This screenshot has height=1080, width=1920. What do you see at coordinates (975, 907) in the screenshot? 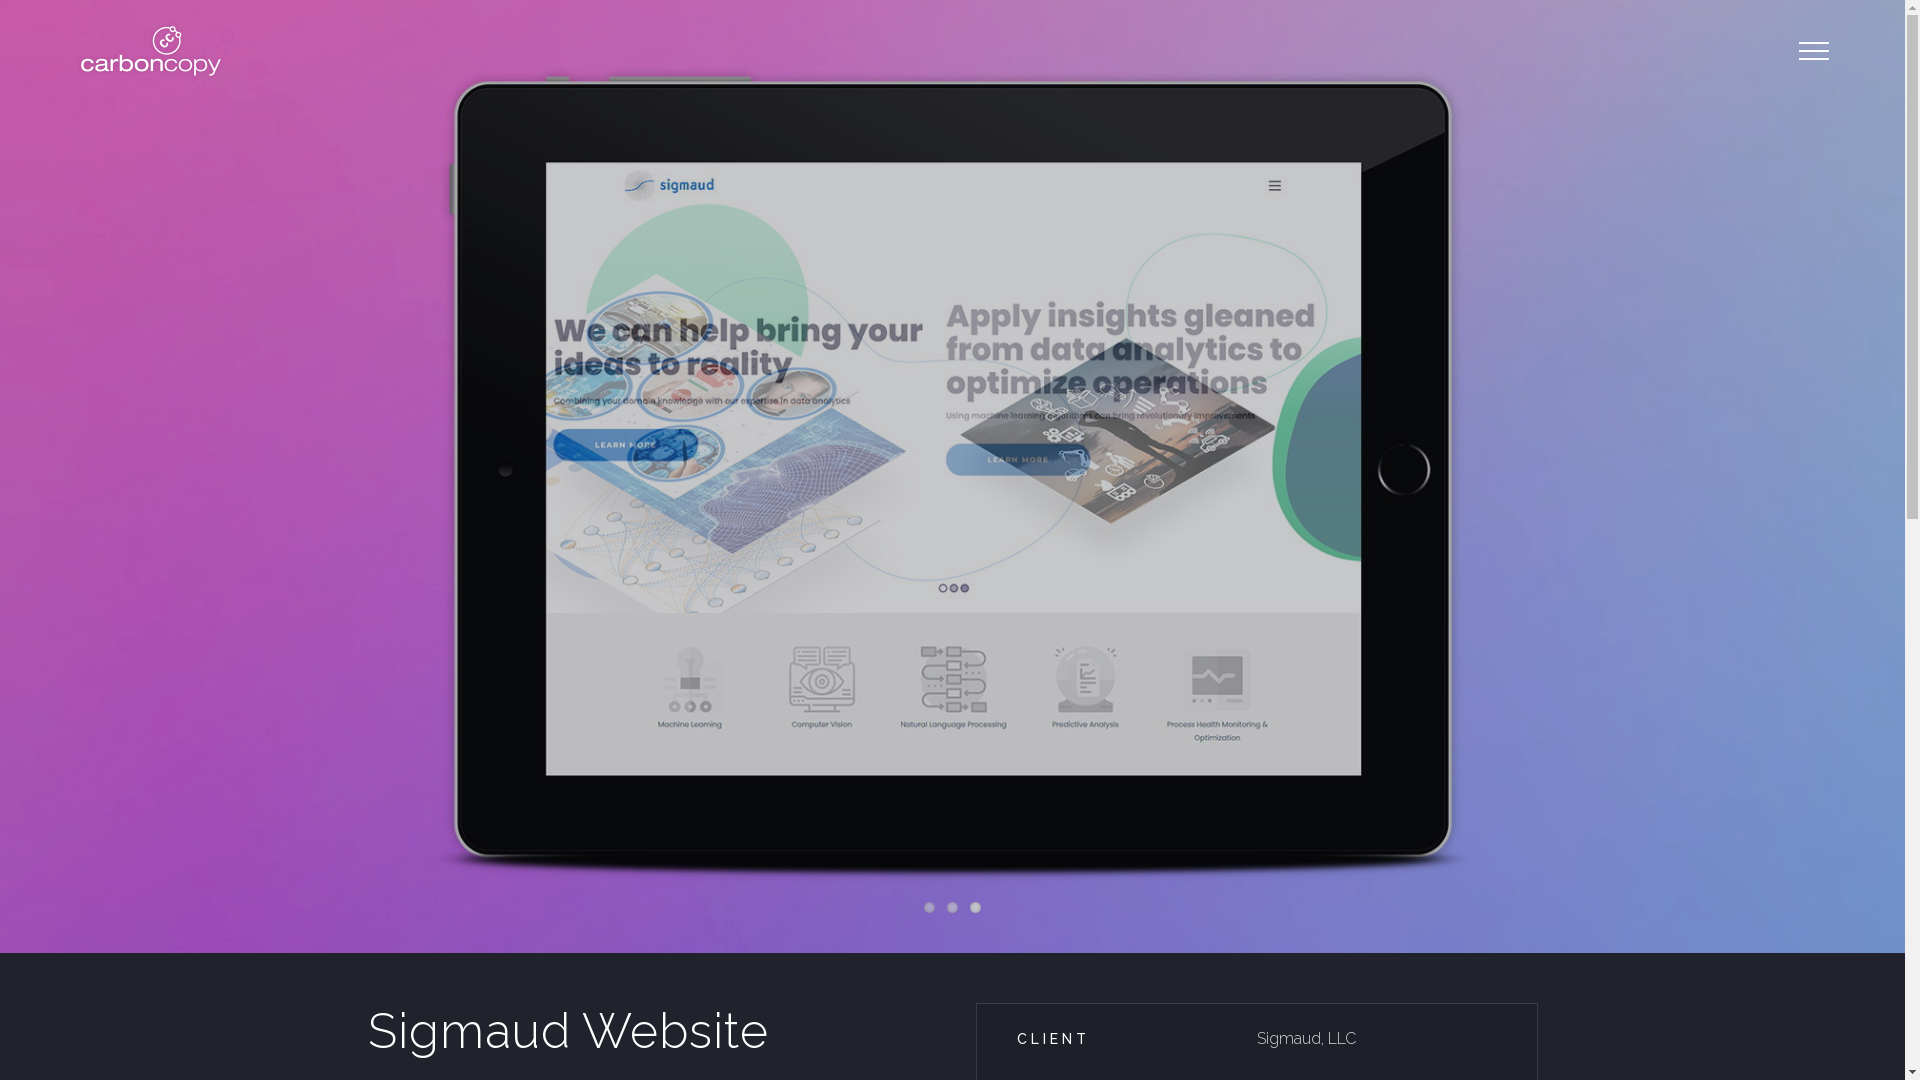
I see `'3'` at bounding box center [975, 907].